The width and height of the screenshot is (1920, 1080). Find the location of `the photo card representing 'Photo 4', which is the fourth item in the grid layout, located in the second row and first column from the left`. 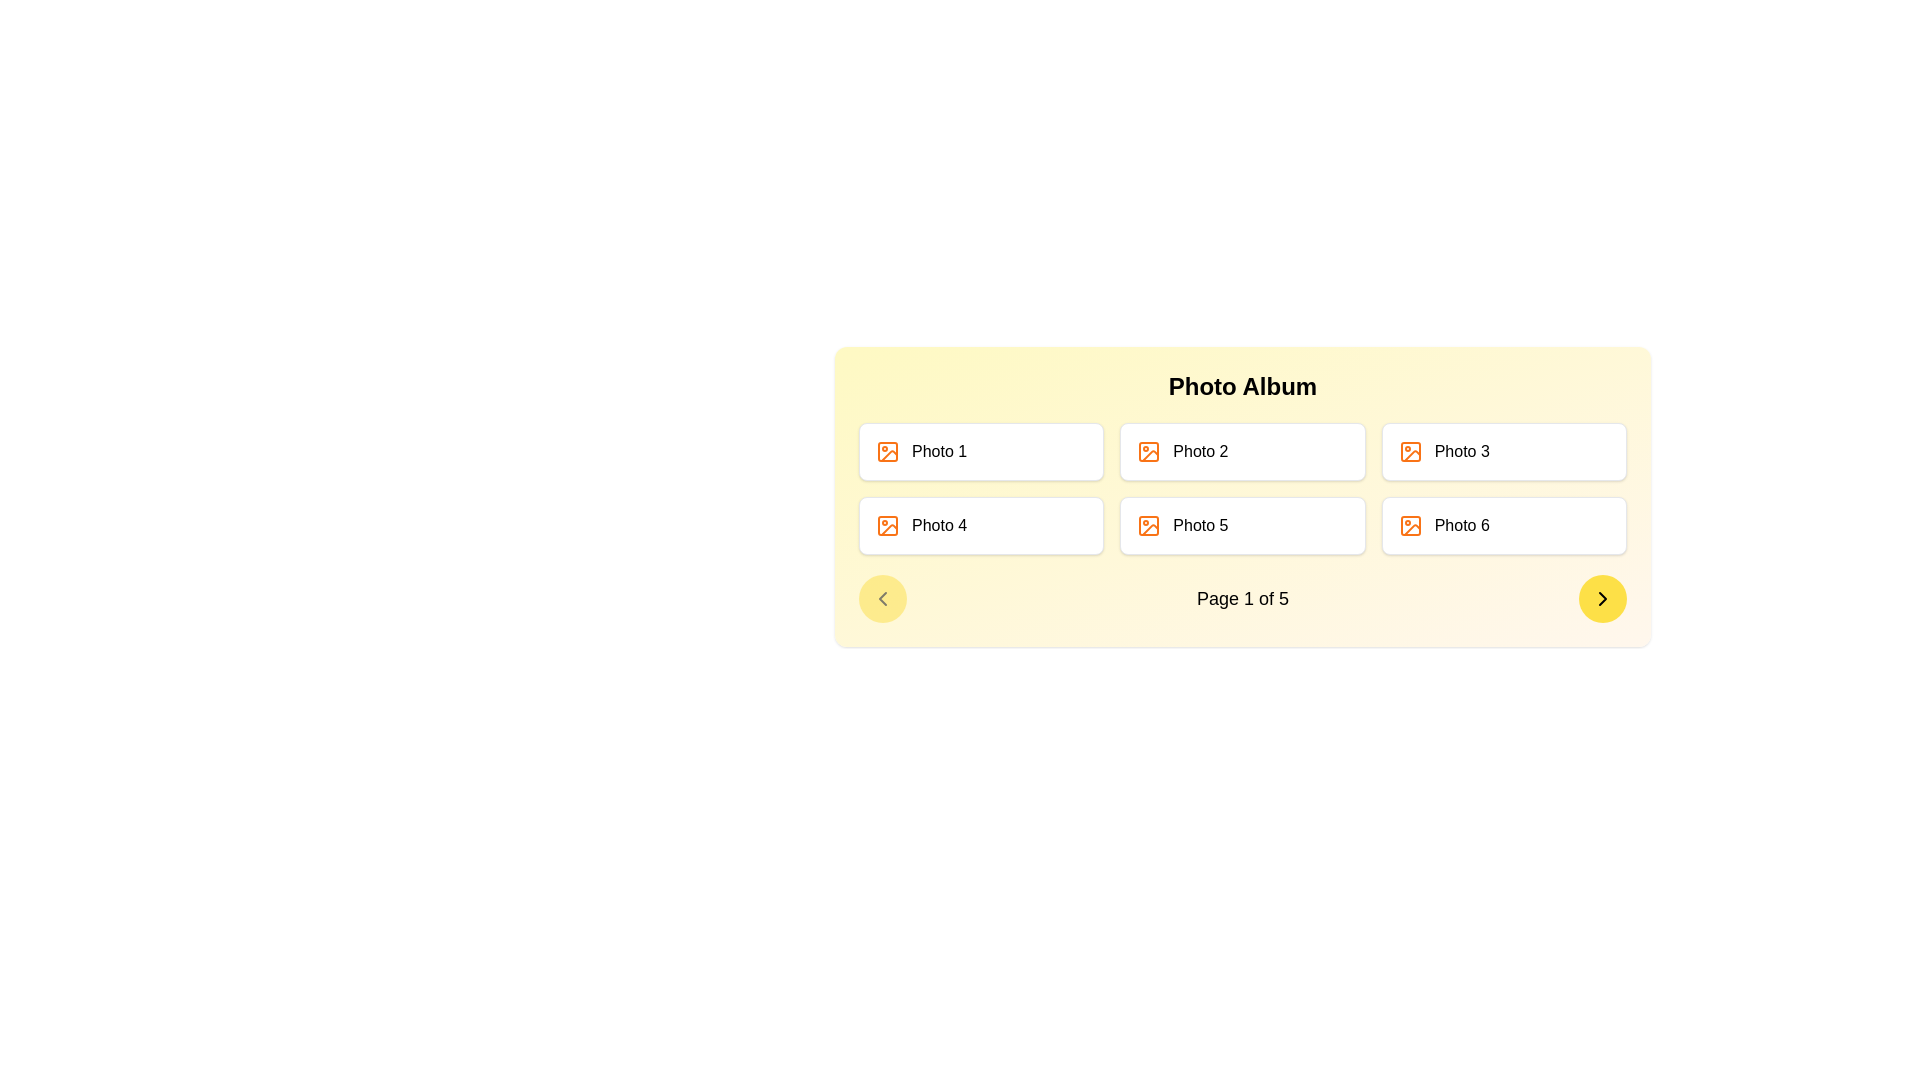

the photo card representing 'Photo 4', which is the fourth item in the grid layout, located in the second row and first column from the left is located at coordinates (981, 524).